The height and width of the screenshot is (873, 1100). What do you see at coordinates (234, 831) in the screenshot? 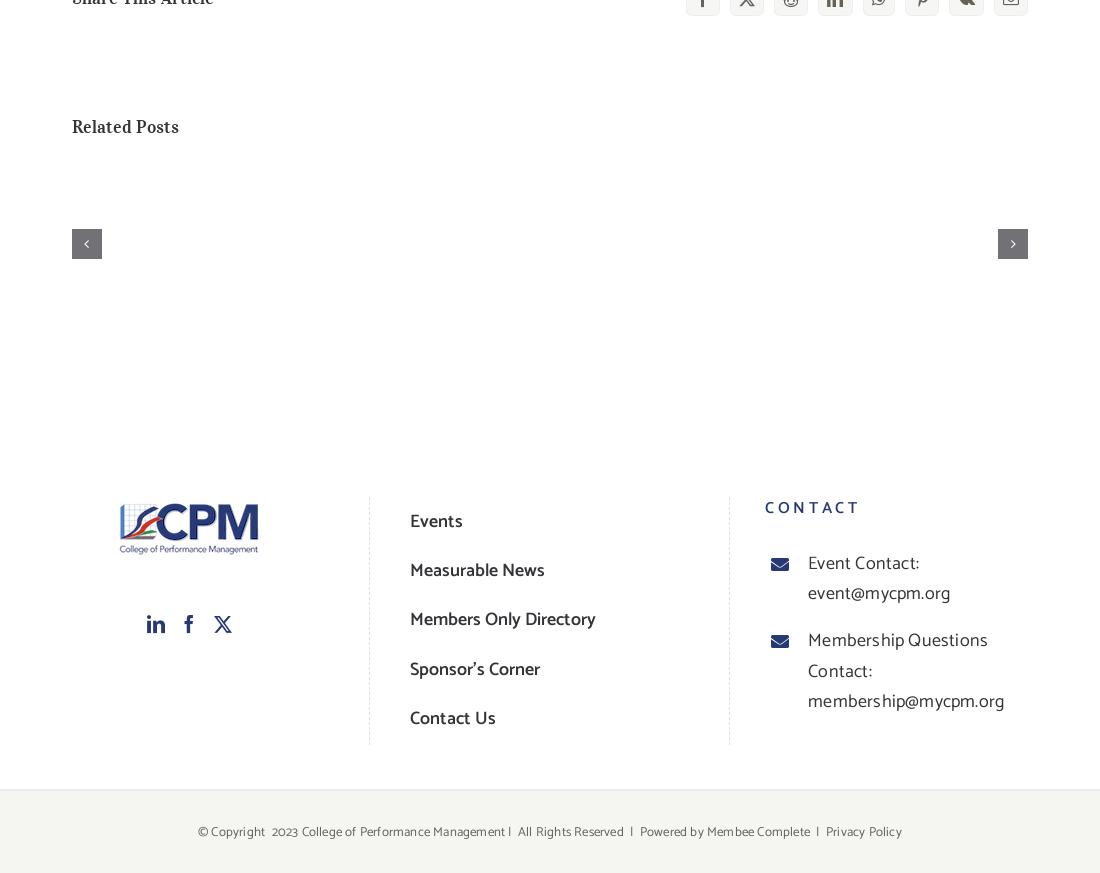
I see `'© Copyright'` at bounding box center [234, 831].